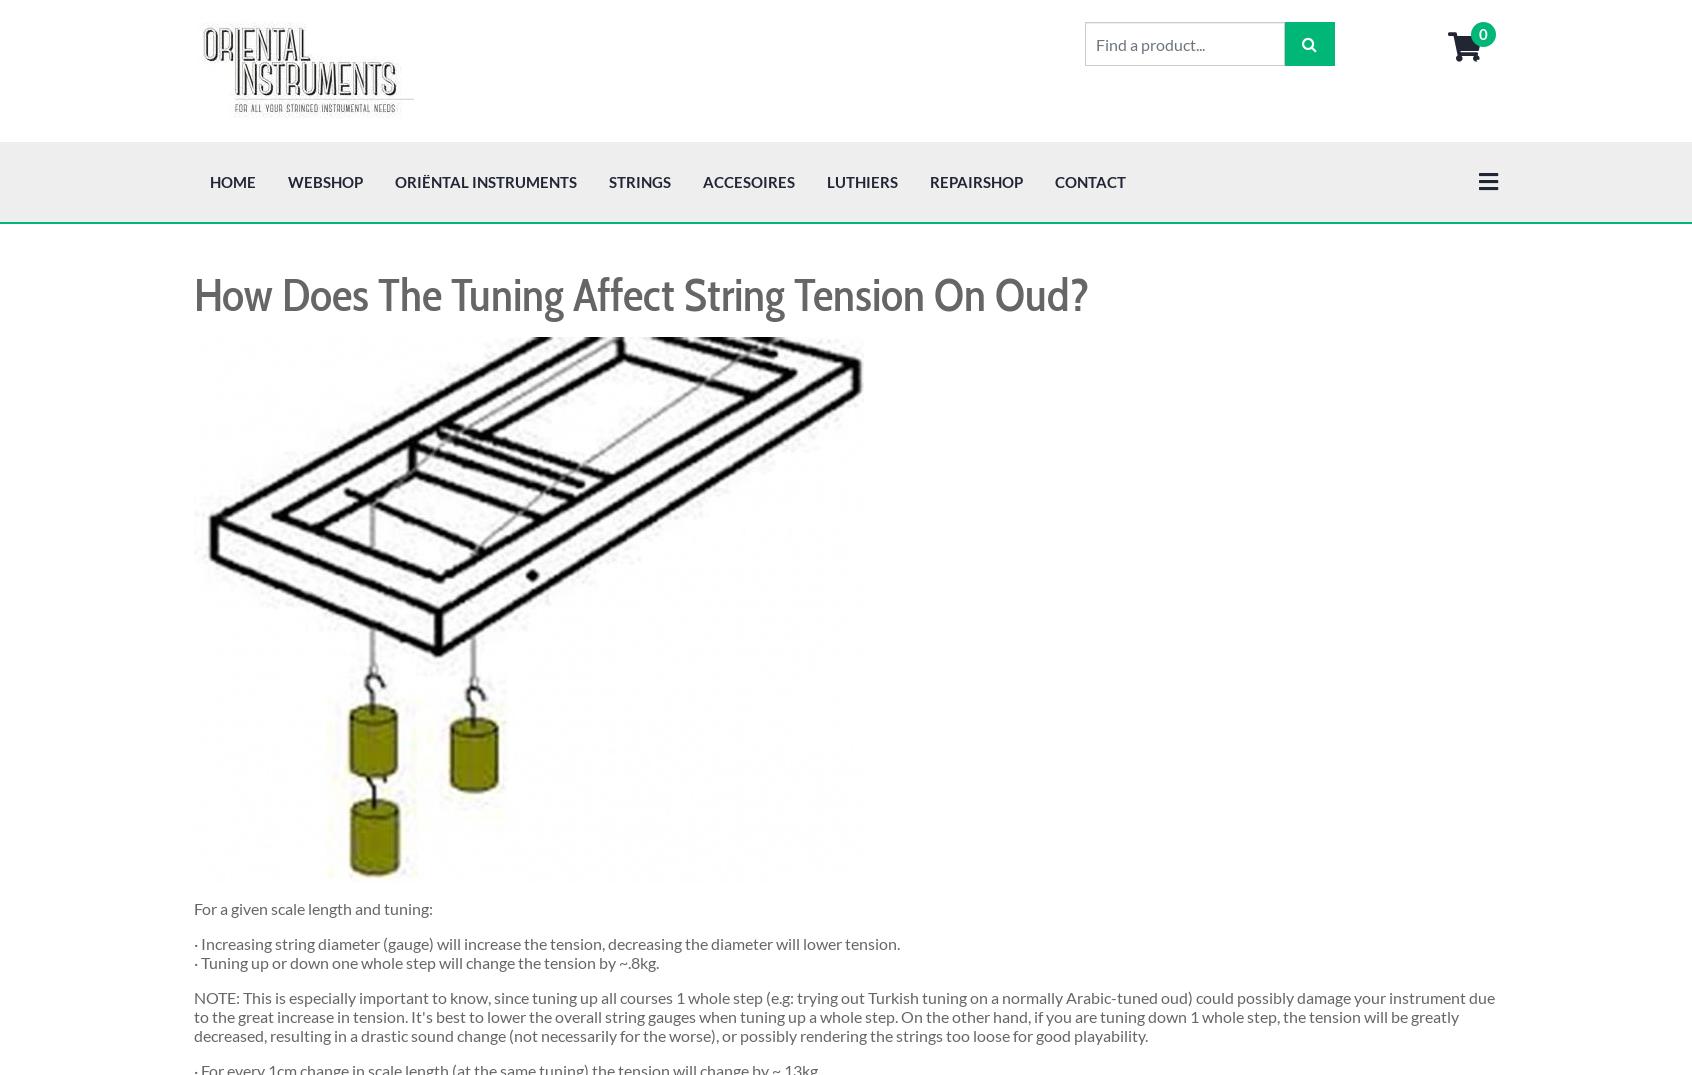  I want to click on 'Webshop', so click(324, 38).